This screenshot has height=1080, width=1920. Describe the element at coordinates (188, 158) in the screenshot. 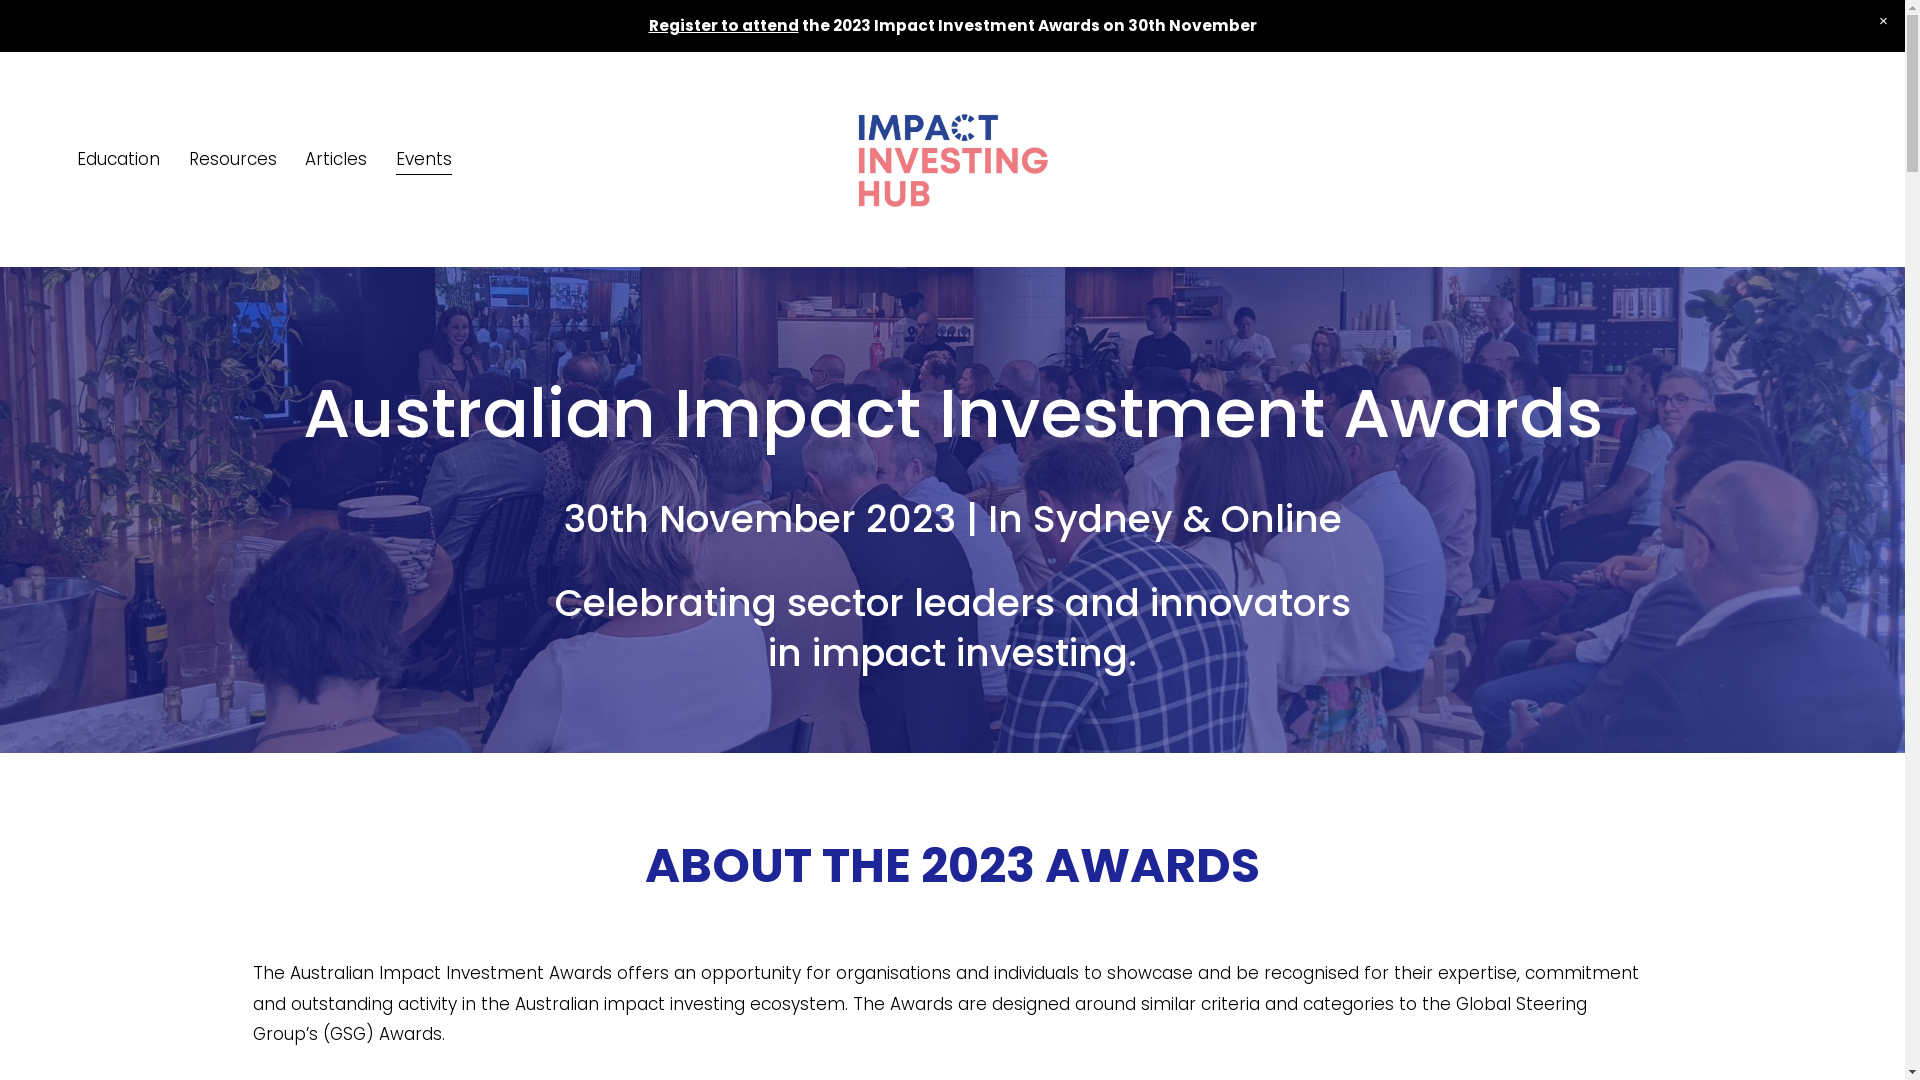

I see `'Resources'` at that location.